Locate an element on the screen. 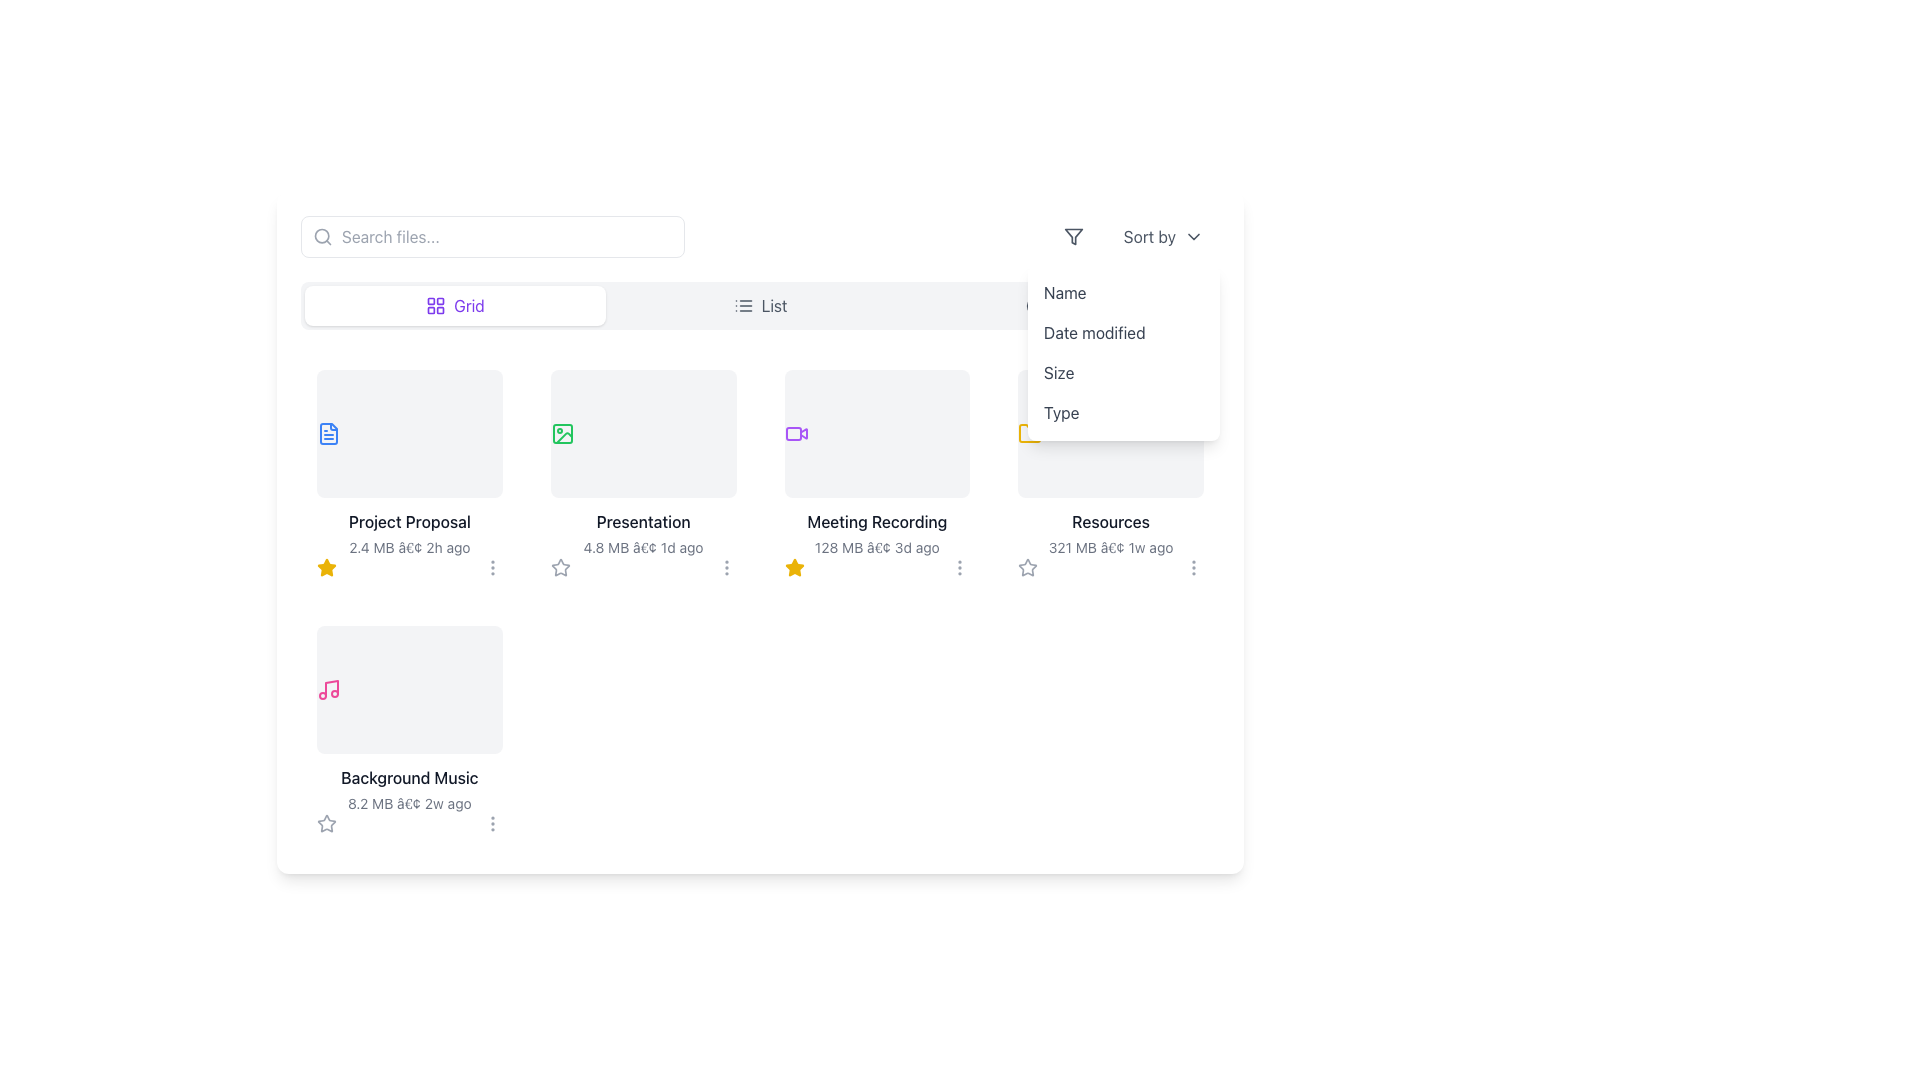 This screenshot has width=1920, height=1080. the small triangular filter icon with a gray outline located to the left of the 'Sort by' text in the sorting options section at the top-right of the interface to interact with sorting options is located at coordinates (1072, 235).